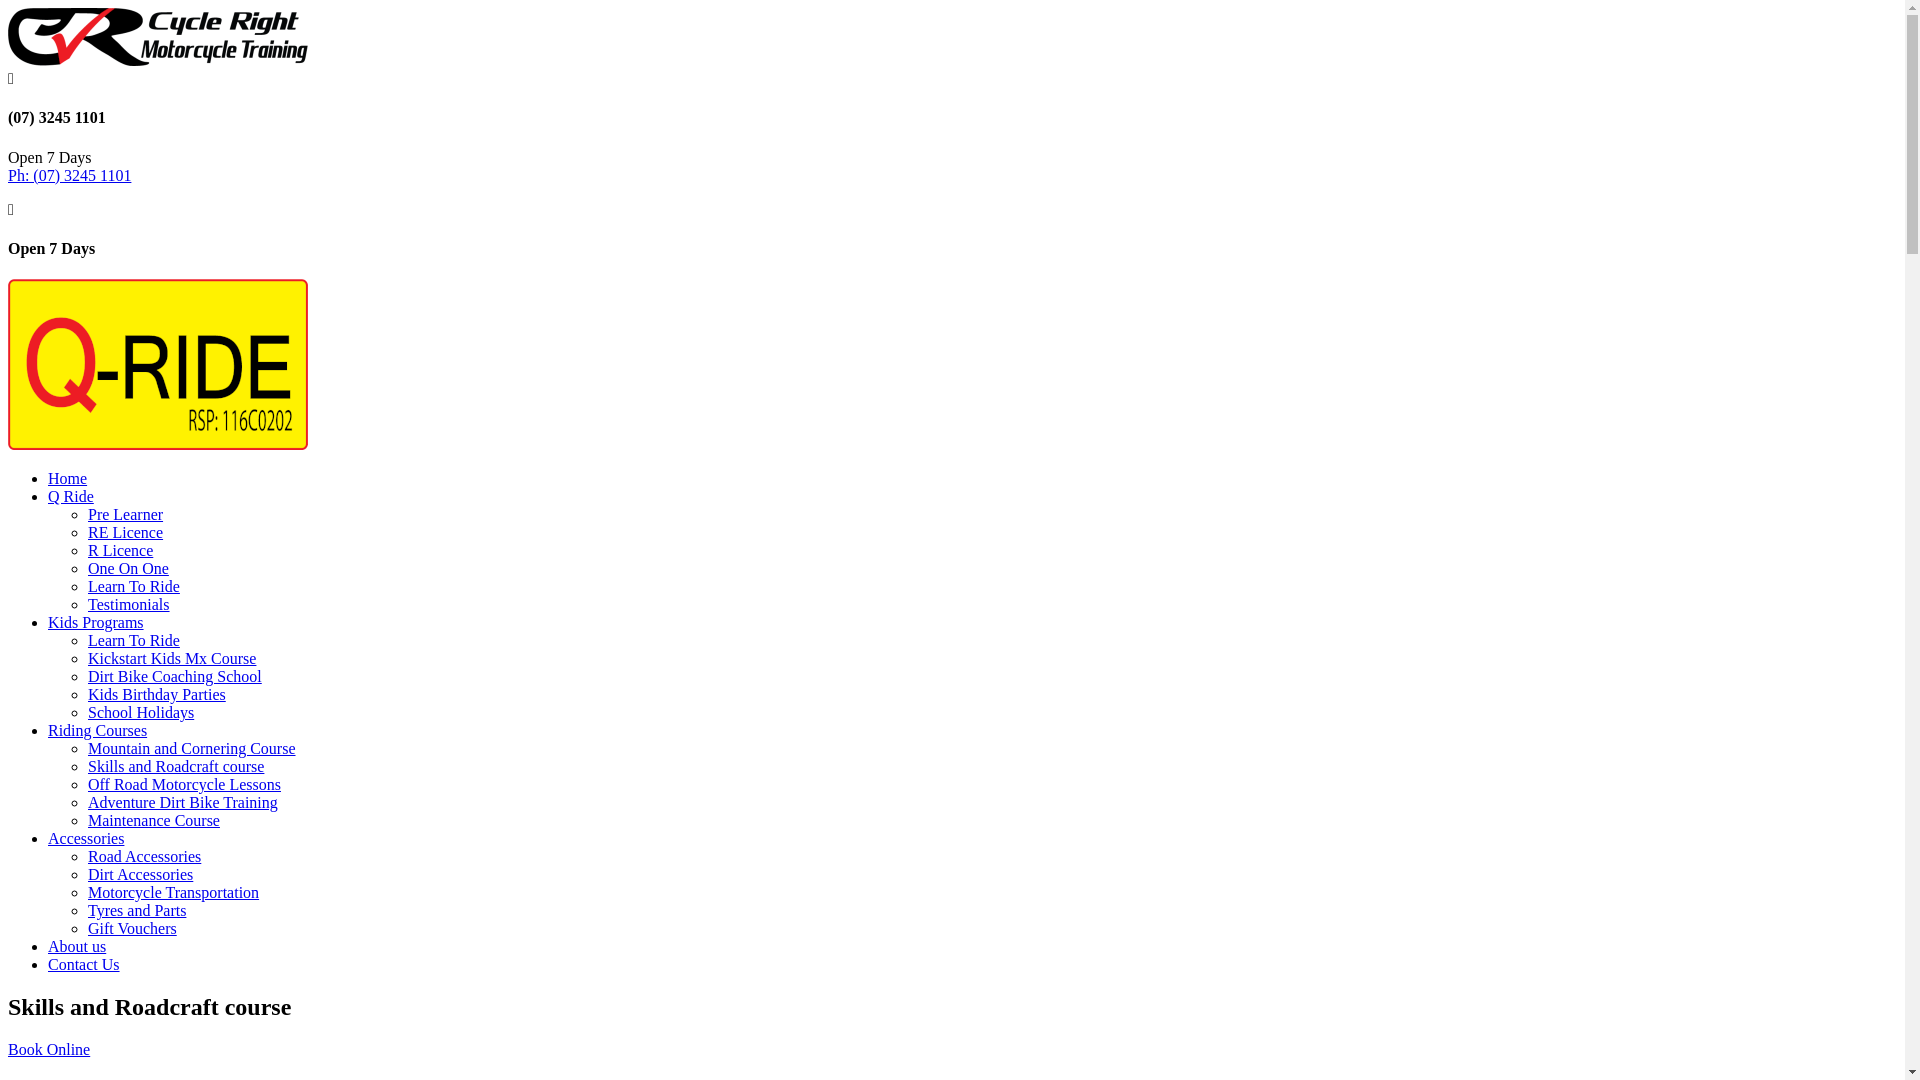  What do you see at coordinates (131, 928) in the screenshot?
I see `'Gift Vouchers'` at bounding box center [131, 928].